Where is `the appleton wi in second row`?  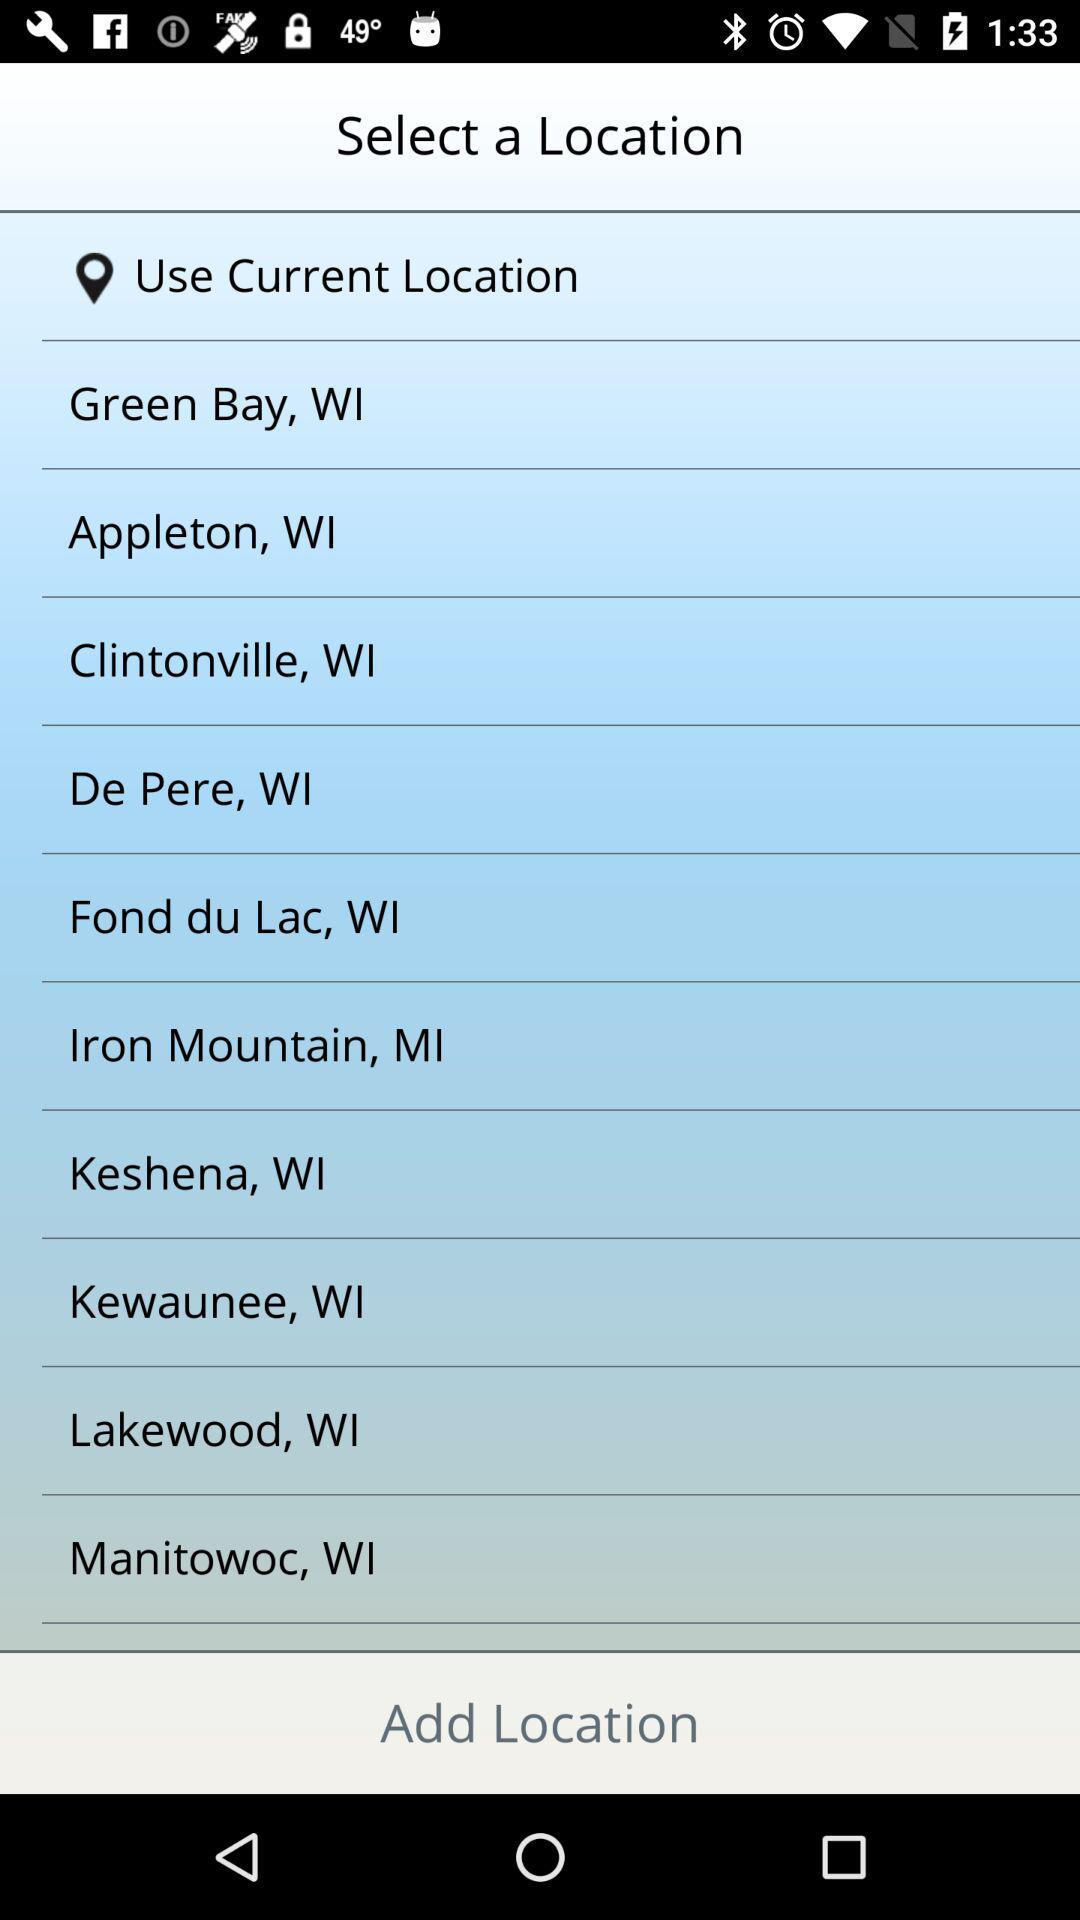
the appleton wi in second row is located at coordinates (514, 532).